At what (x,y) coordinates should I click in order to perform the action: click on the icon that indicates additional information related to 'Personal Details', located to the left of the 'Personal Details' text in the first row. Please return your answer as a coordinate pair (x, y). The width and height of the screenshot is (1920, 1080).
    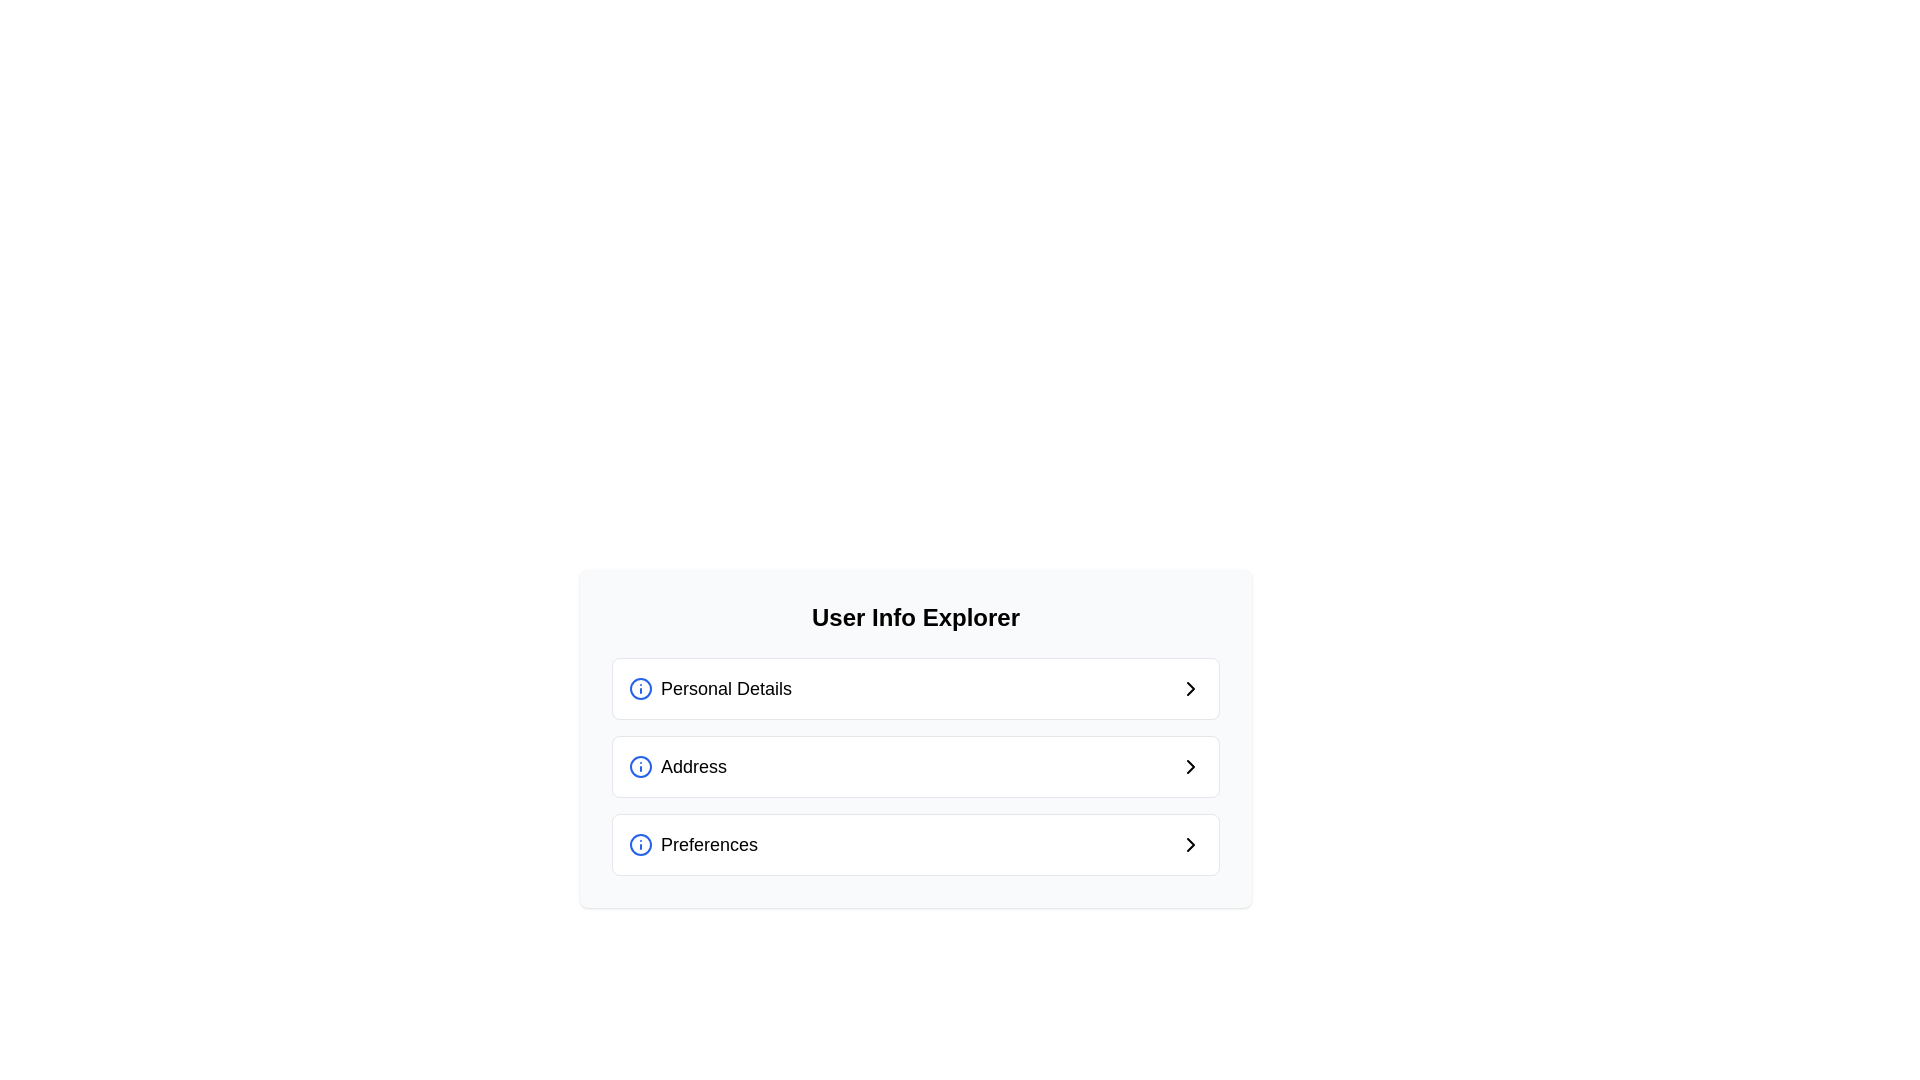
    Looking at the image, I should click on (641, 688).